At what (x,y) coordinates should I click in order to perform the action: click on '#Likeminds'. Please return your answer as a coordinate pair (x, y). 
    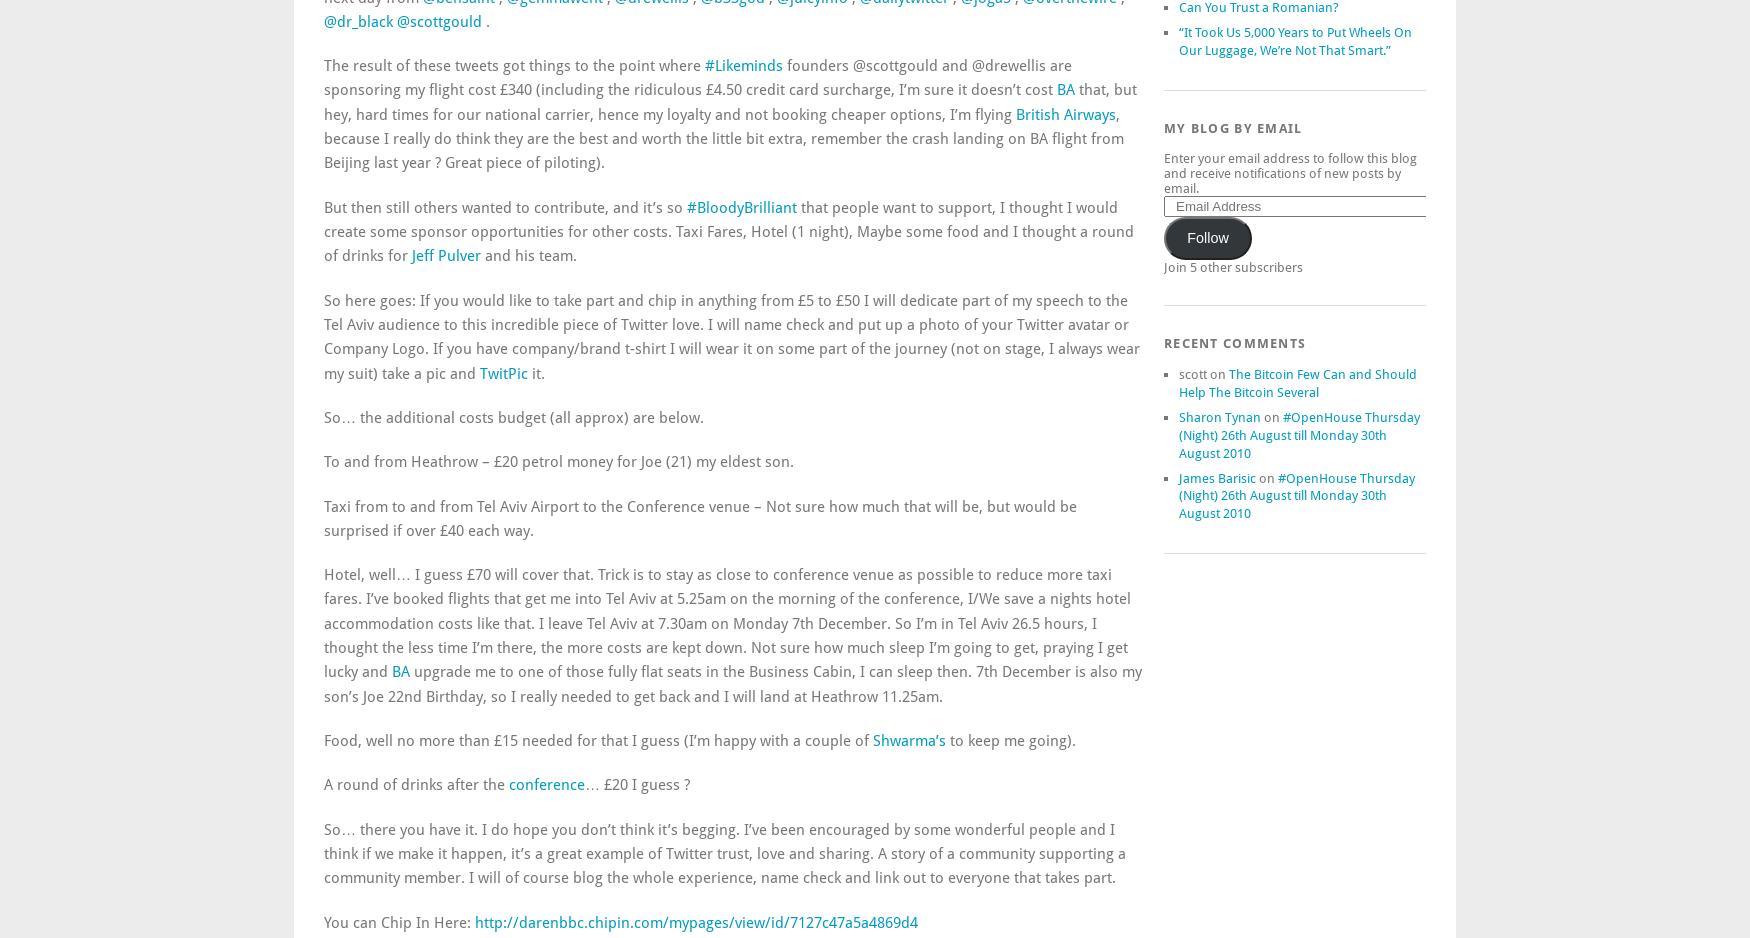
    Looking at the image, I should click on (743, 65).